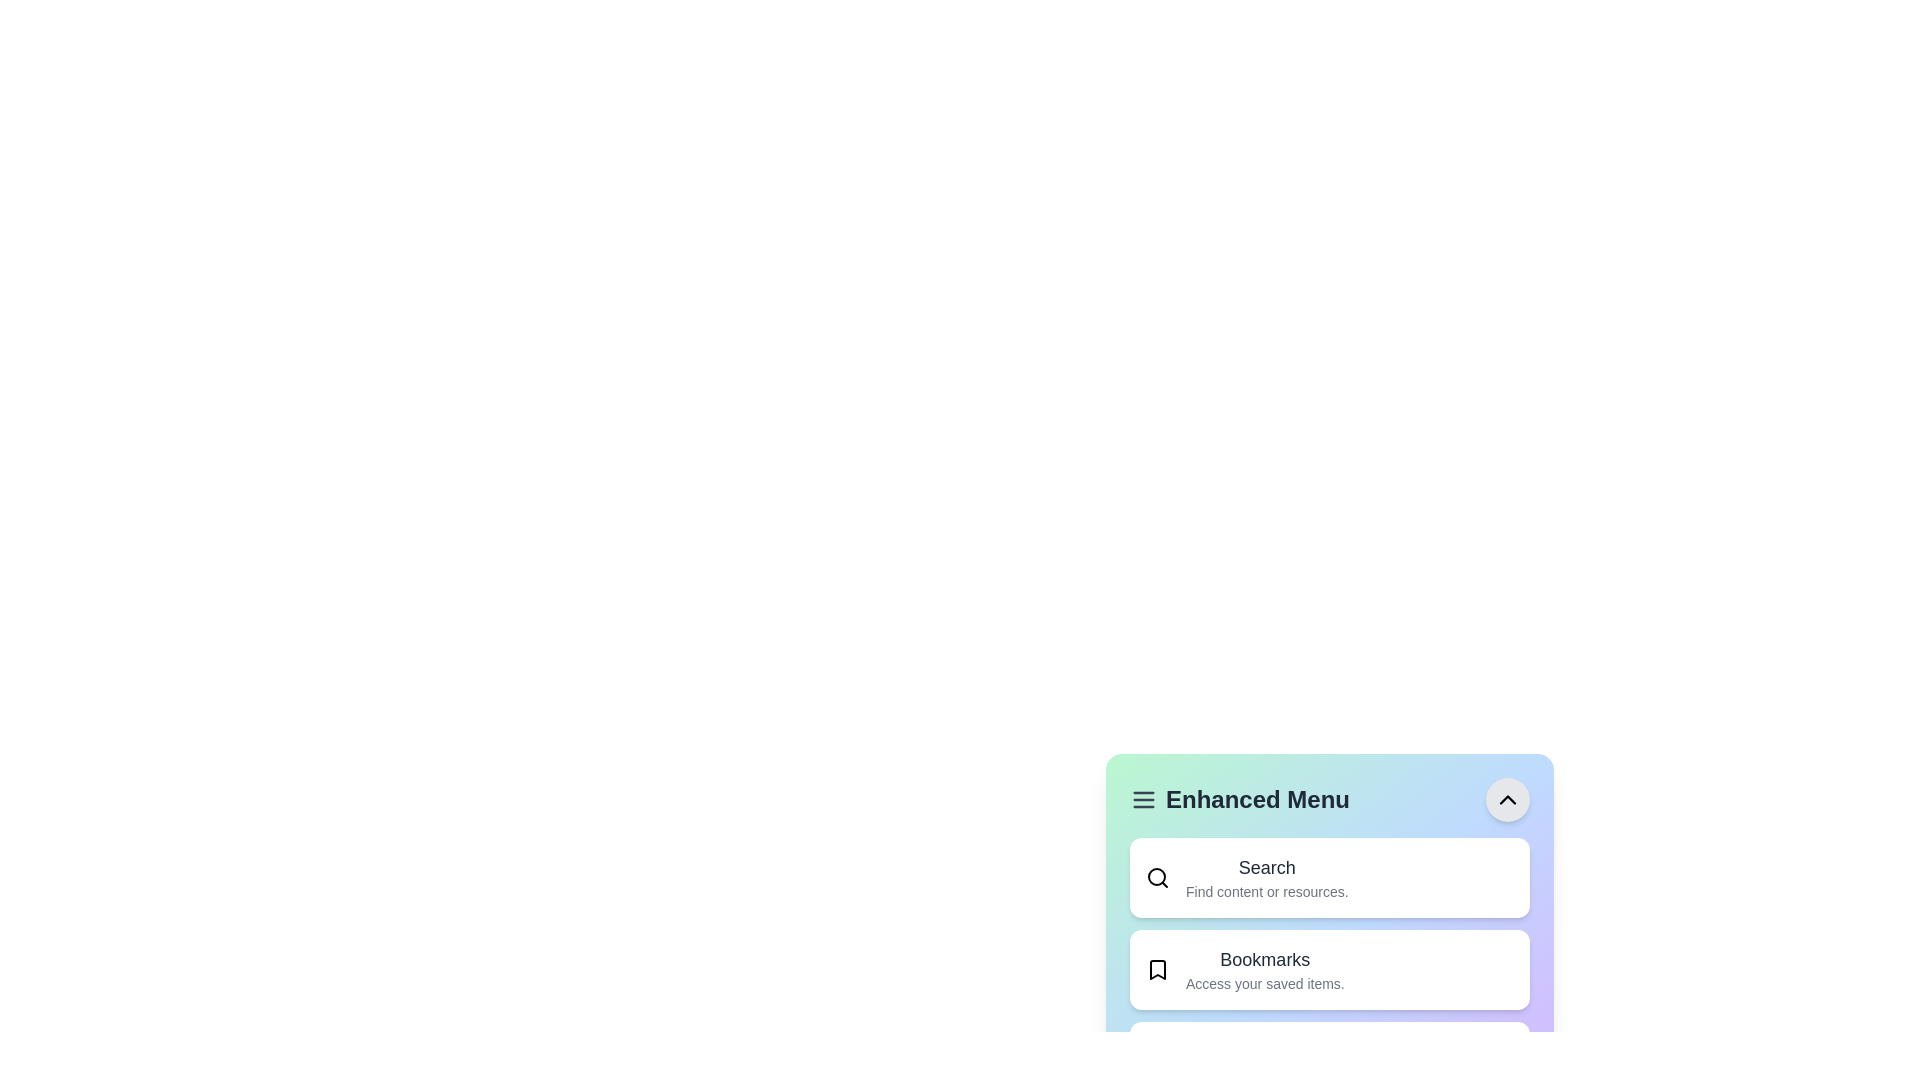 The height and width of the screenshot is (1080, 1920). Describe the element at coordinates (1329, 877) in the screenshot. I see `the menu item labeled Search` at that location.